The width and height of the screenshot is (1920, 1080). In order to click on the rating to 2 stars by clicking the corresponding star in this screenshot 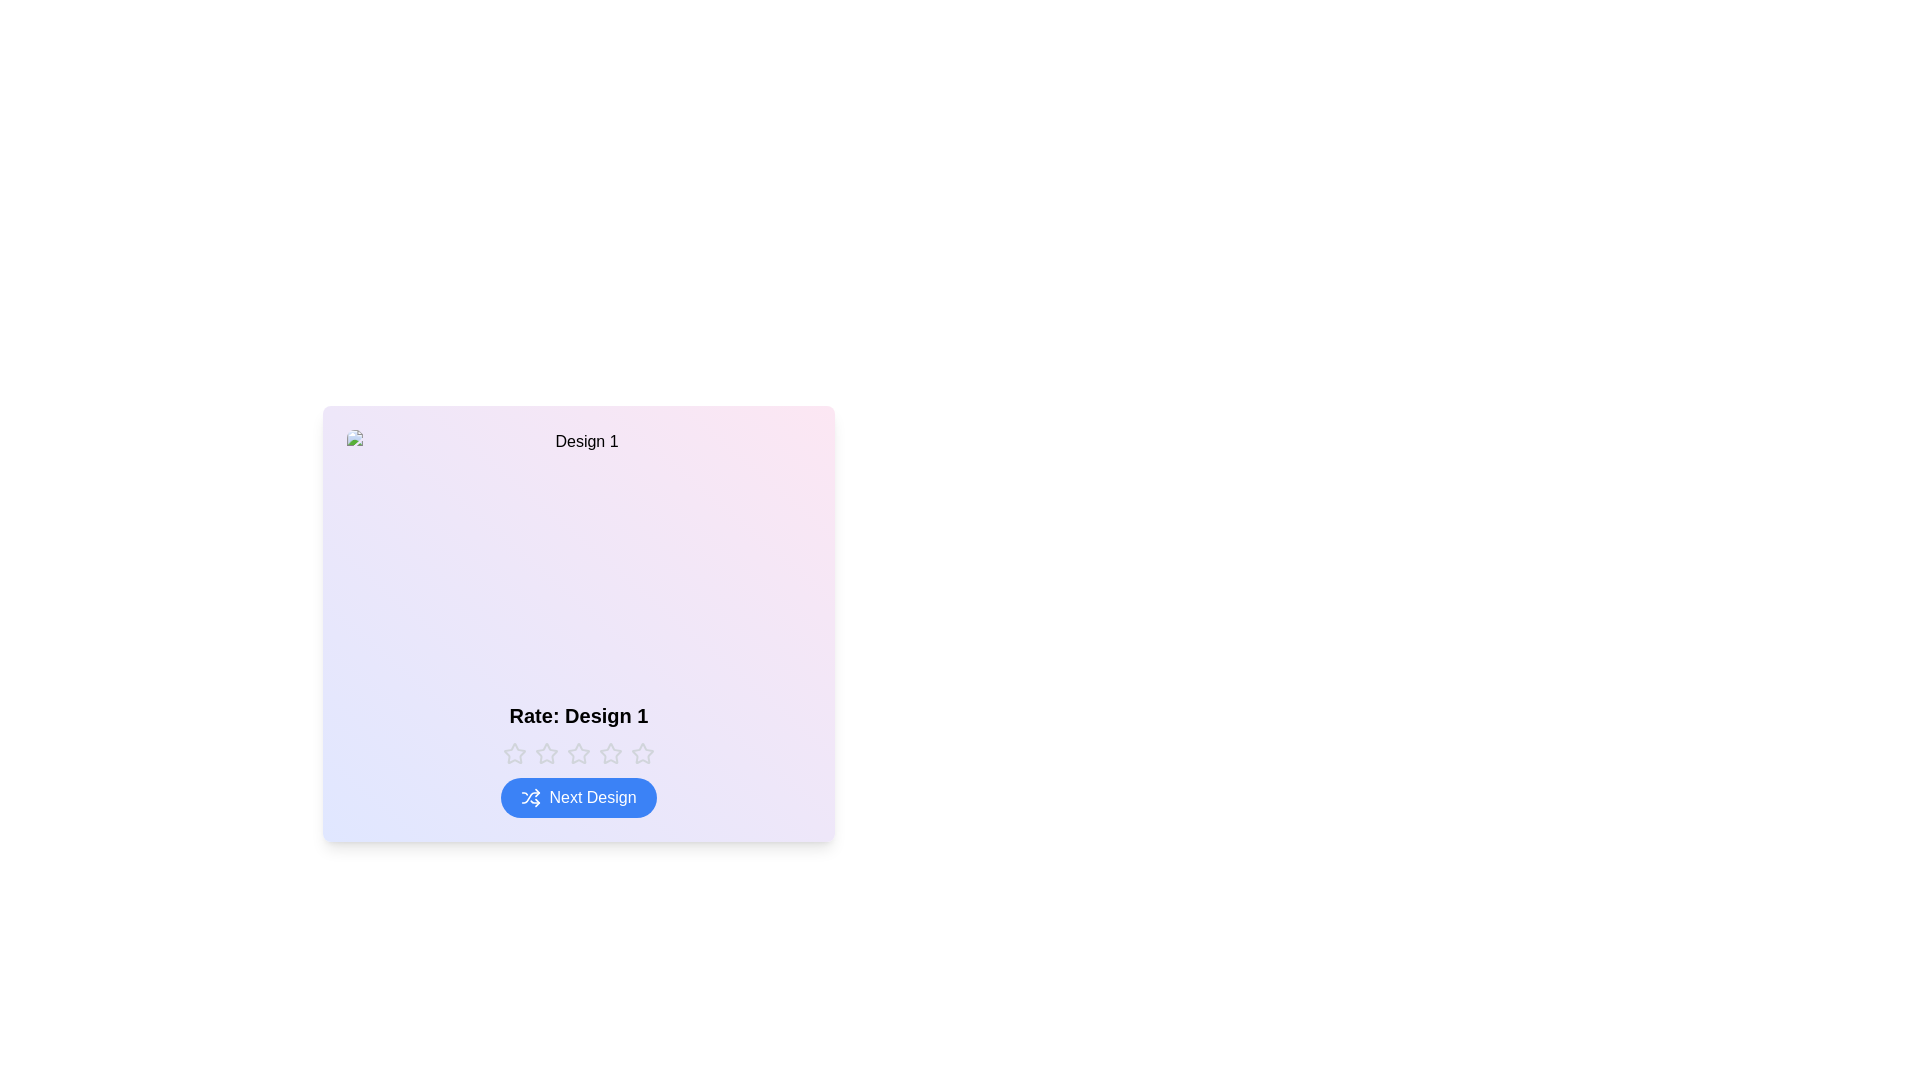, I will do `click(547, 753)`.